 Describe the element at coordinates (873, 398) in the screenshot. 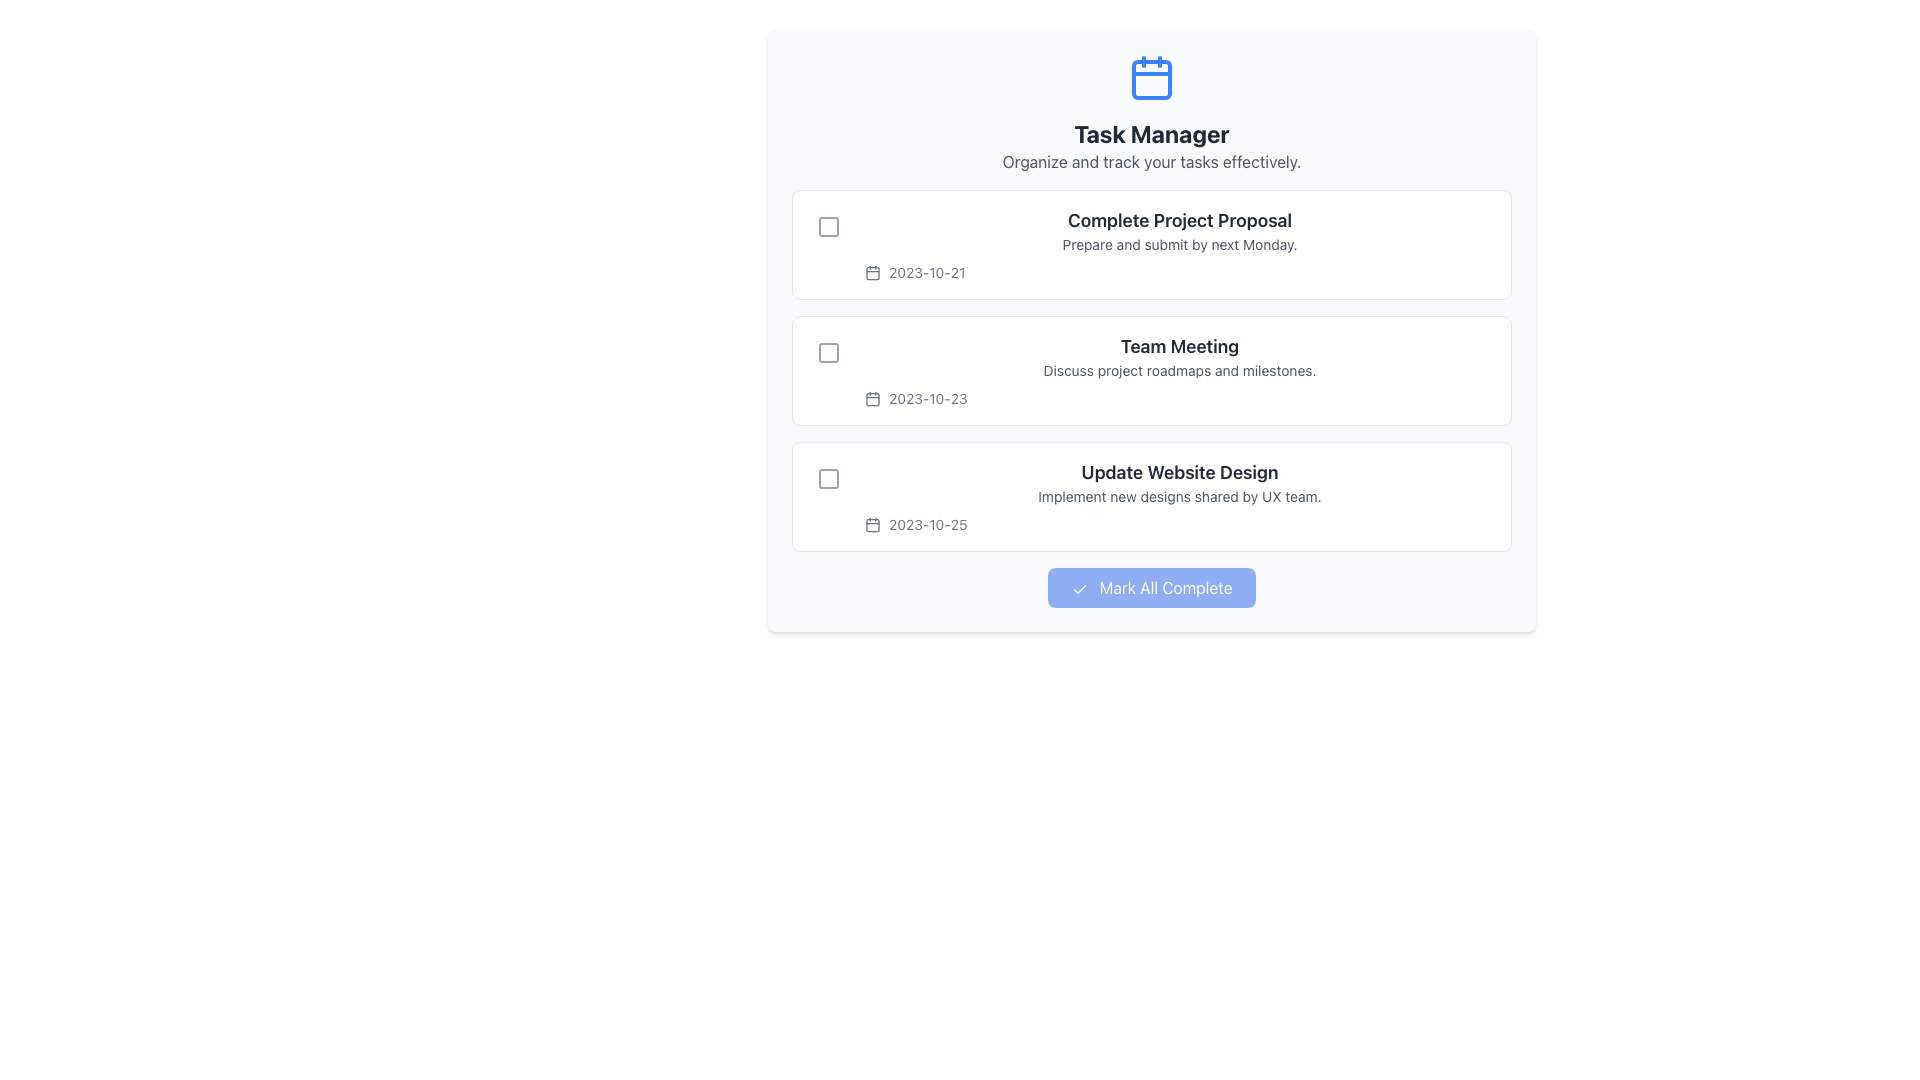

I see `the small calendar icon located in the date information section of the second task entry, which is colorless and precedes the text '2023-10-23'` at that location.